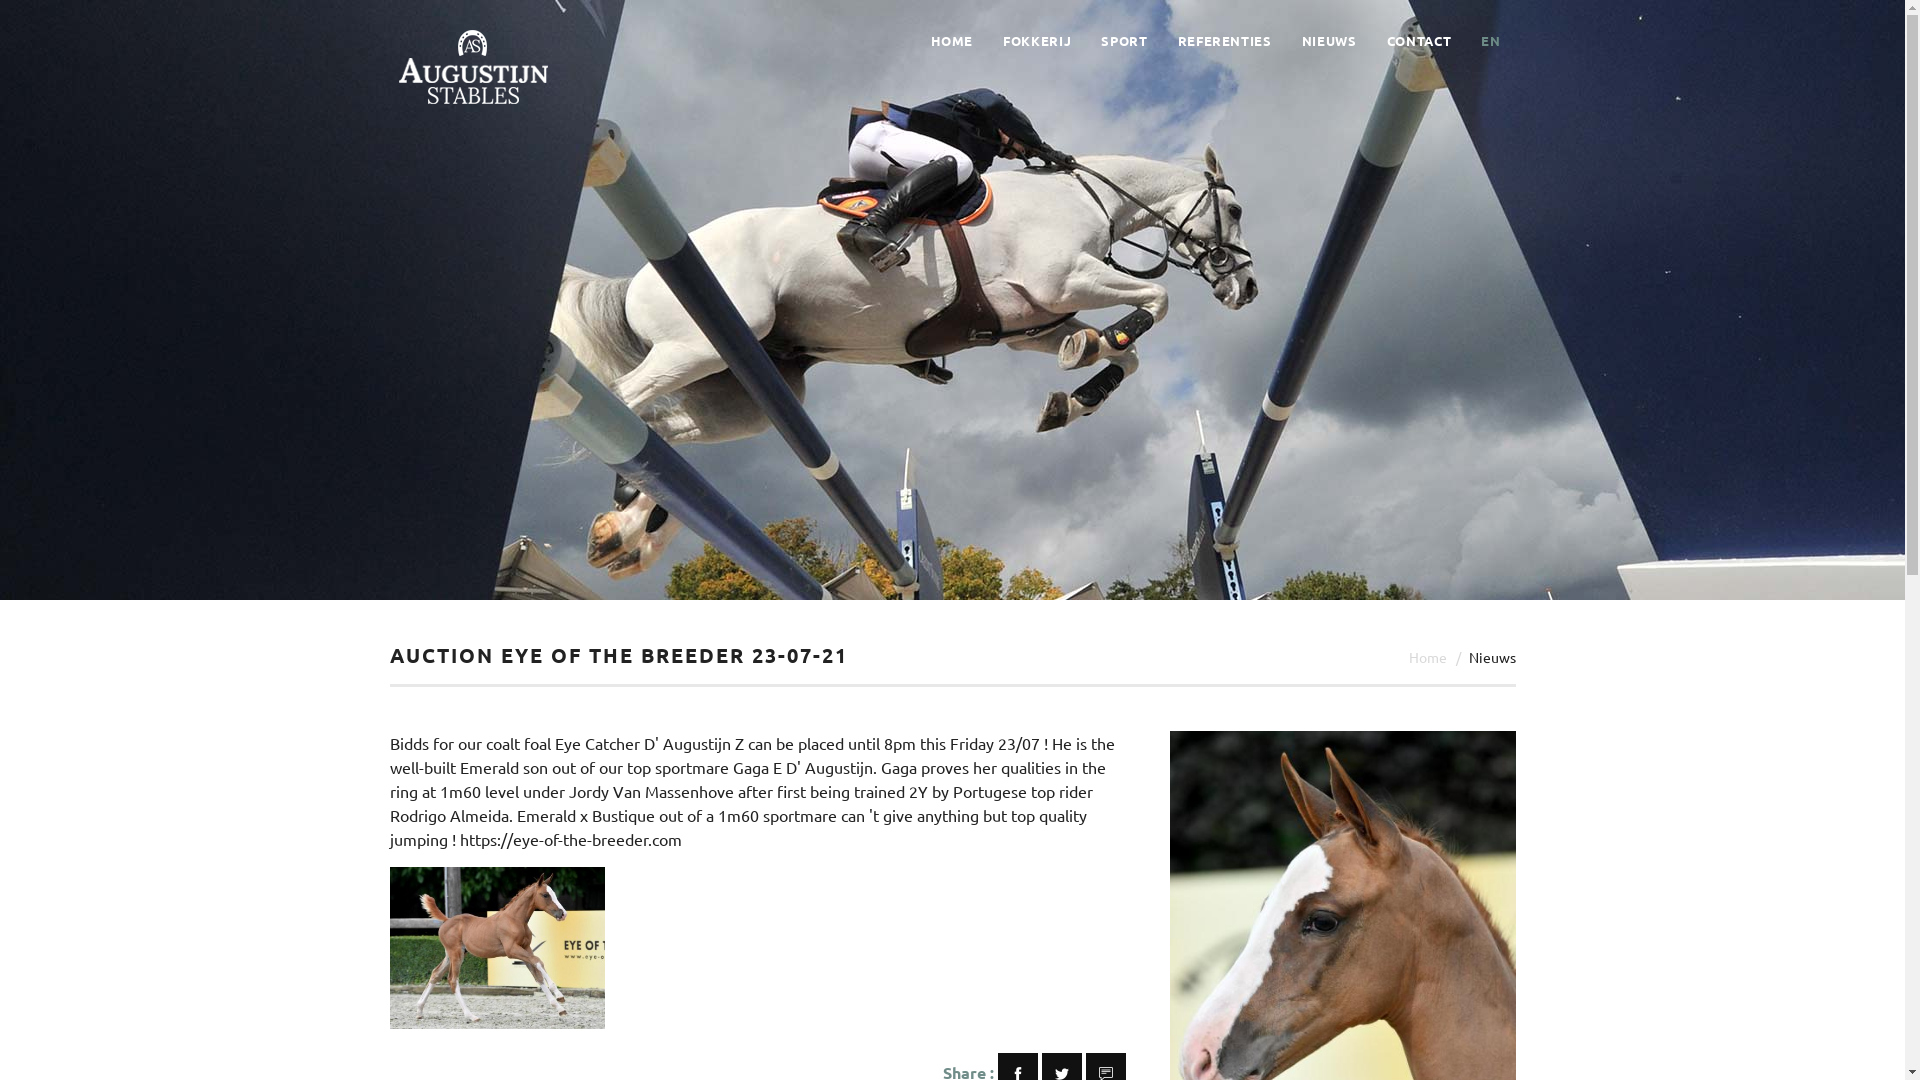 The width and height of the screenshot is (1920, 1080). Describe the element at coordinates (950, 41) in the screenshot. I see `'HOME'` at that location.